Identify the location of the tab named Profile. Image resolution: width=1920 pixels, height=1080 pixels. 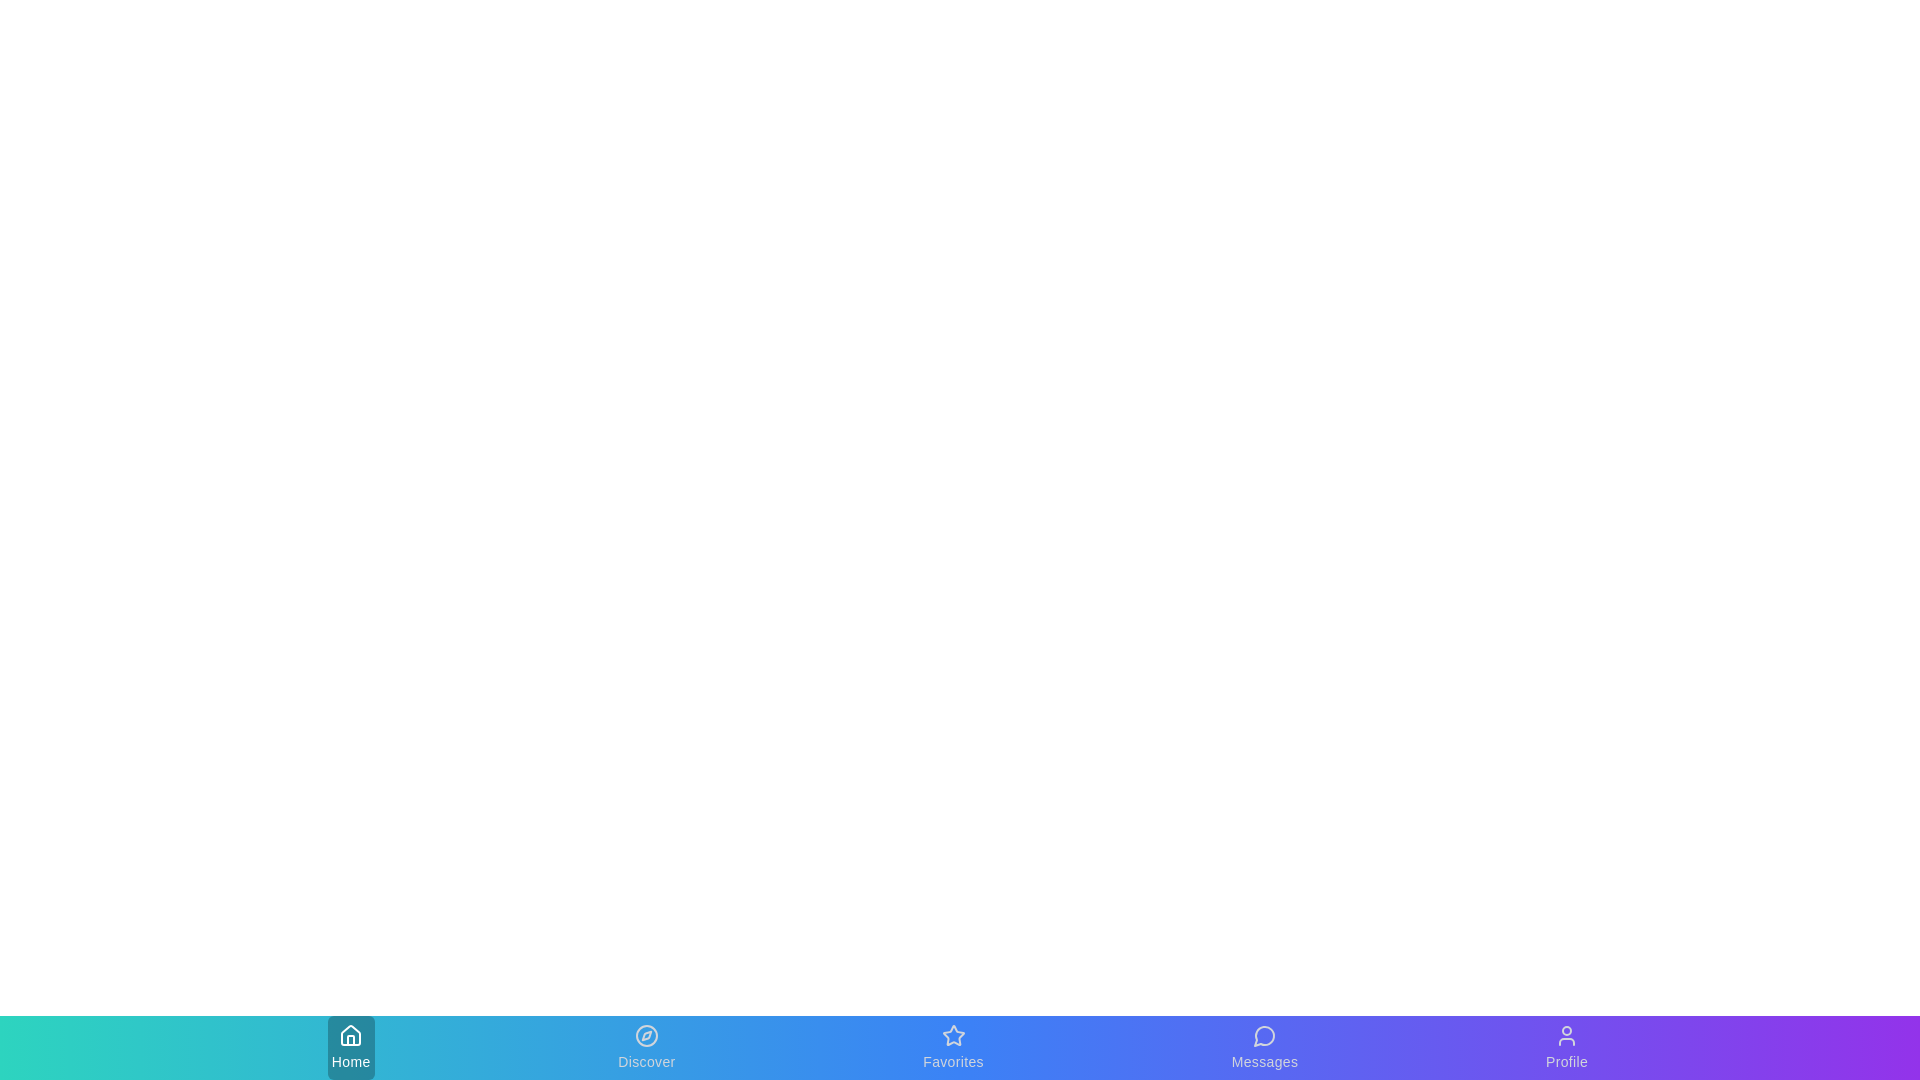
(1565, 1047).